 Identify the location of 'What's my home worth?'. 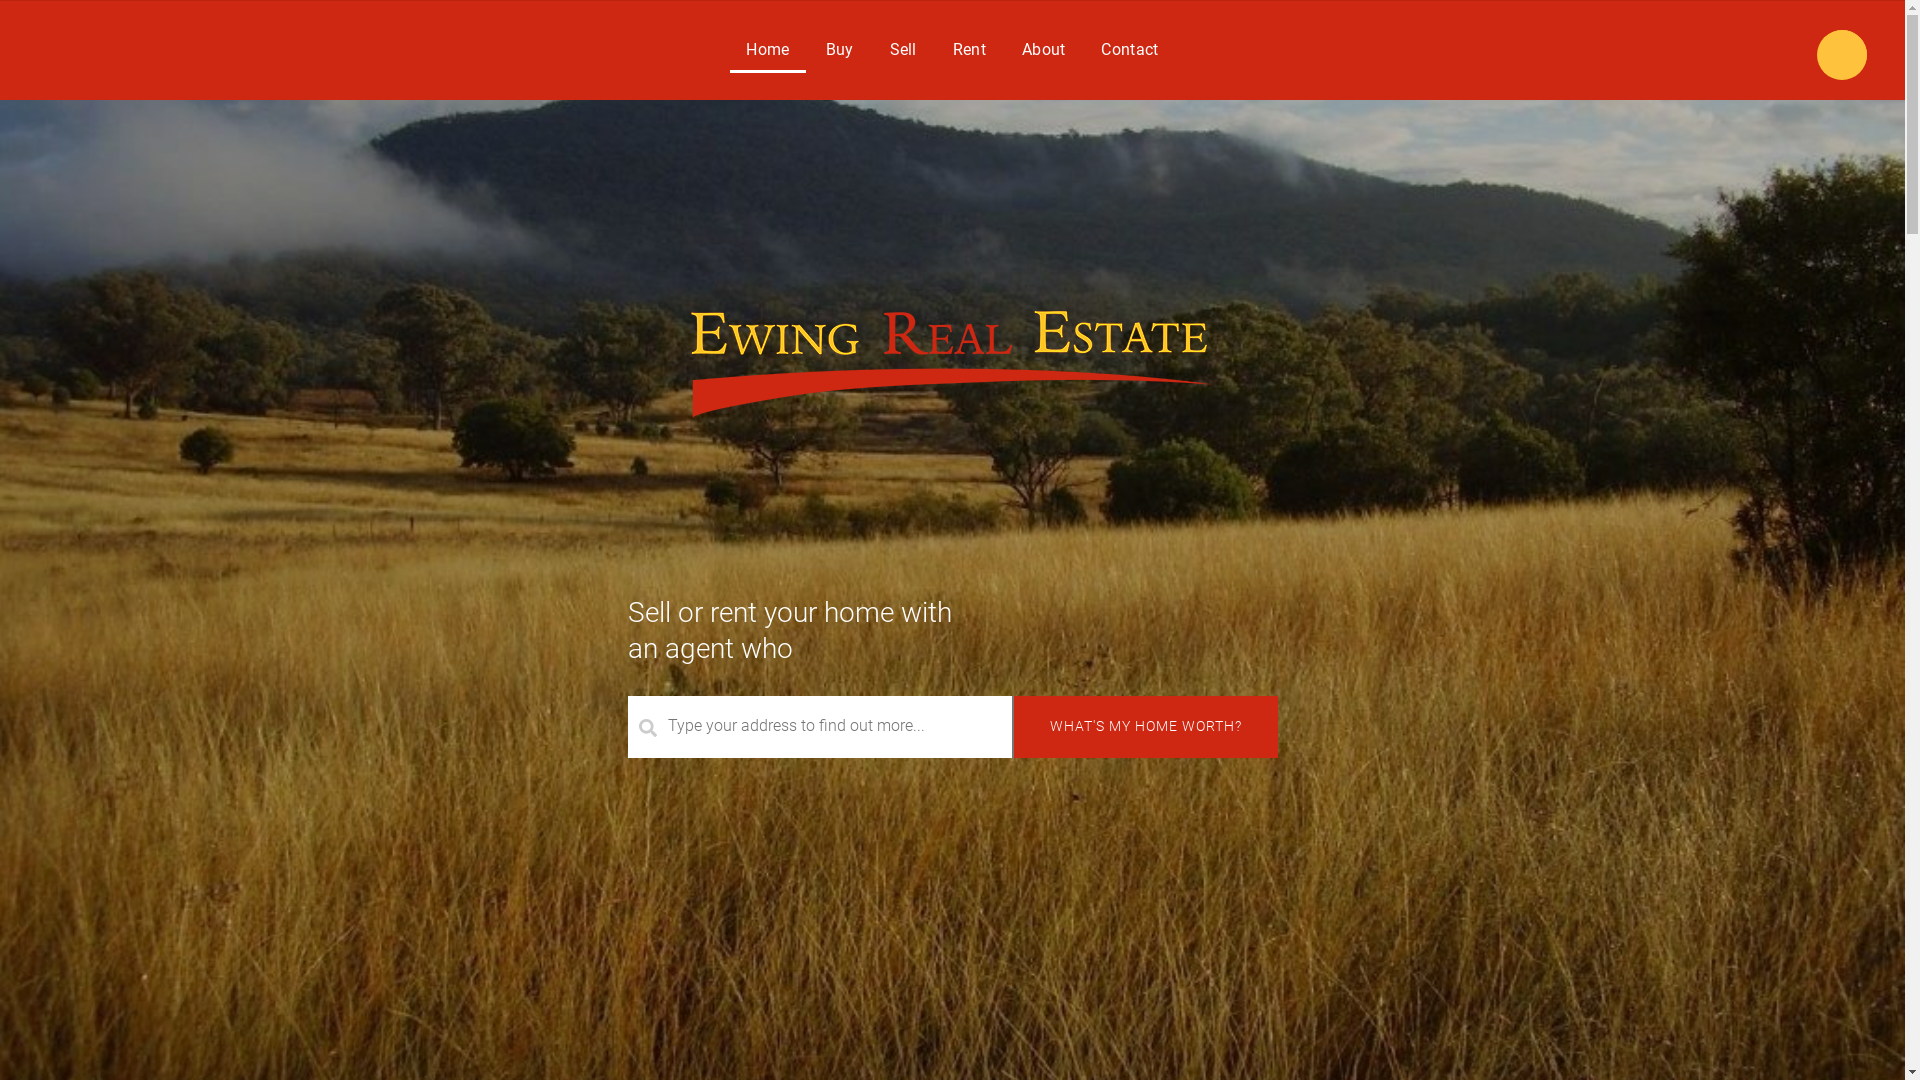
(1146, 726).